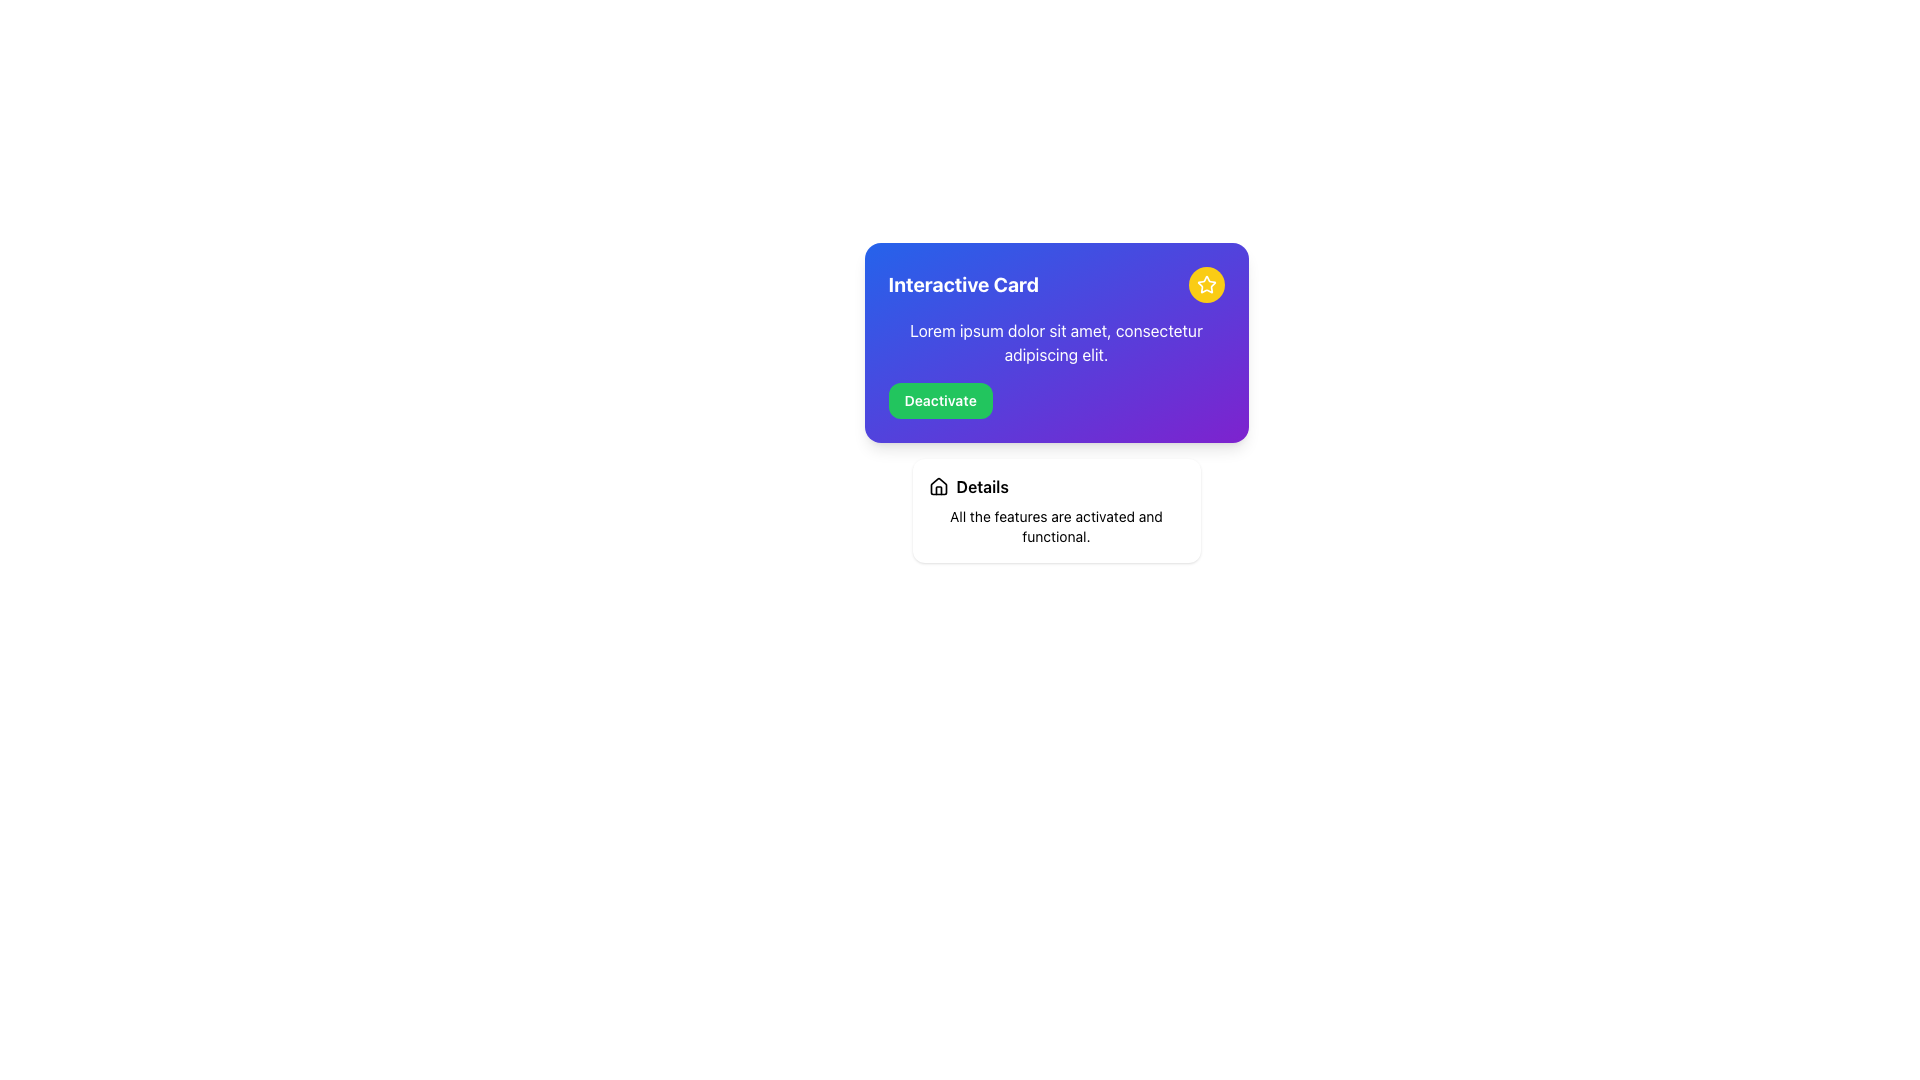 The height and width of the screenshot is (1080, 1920). Describe the element at coordinates (937, 486) in the screenshot. I see `the home/property icon located in the top-left corner of the 'Details' section` at that location.